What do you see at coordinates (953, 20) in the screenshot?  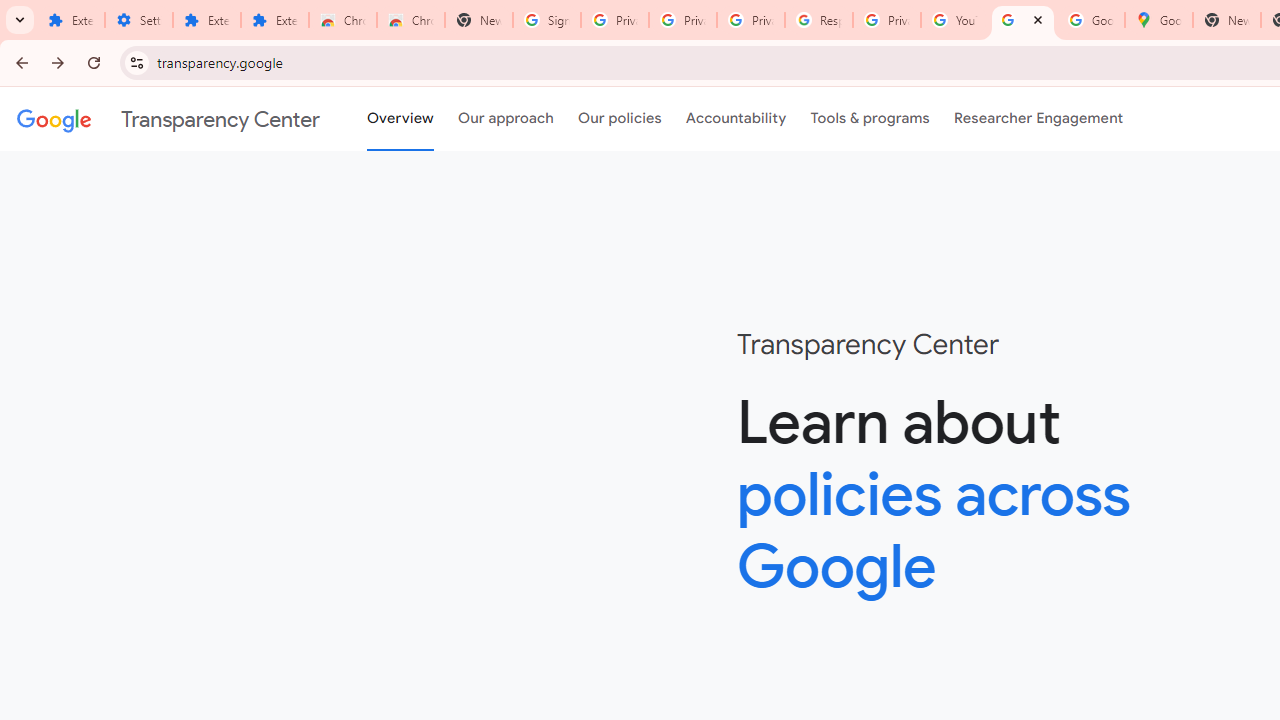 I see `'YouTube'` at bounding box center [953, 20].